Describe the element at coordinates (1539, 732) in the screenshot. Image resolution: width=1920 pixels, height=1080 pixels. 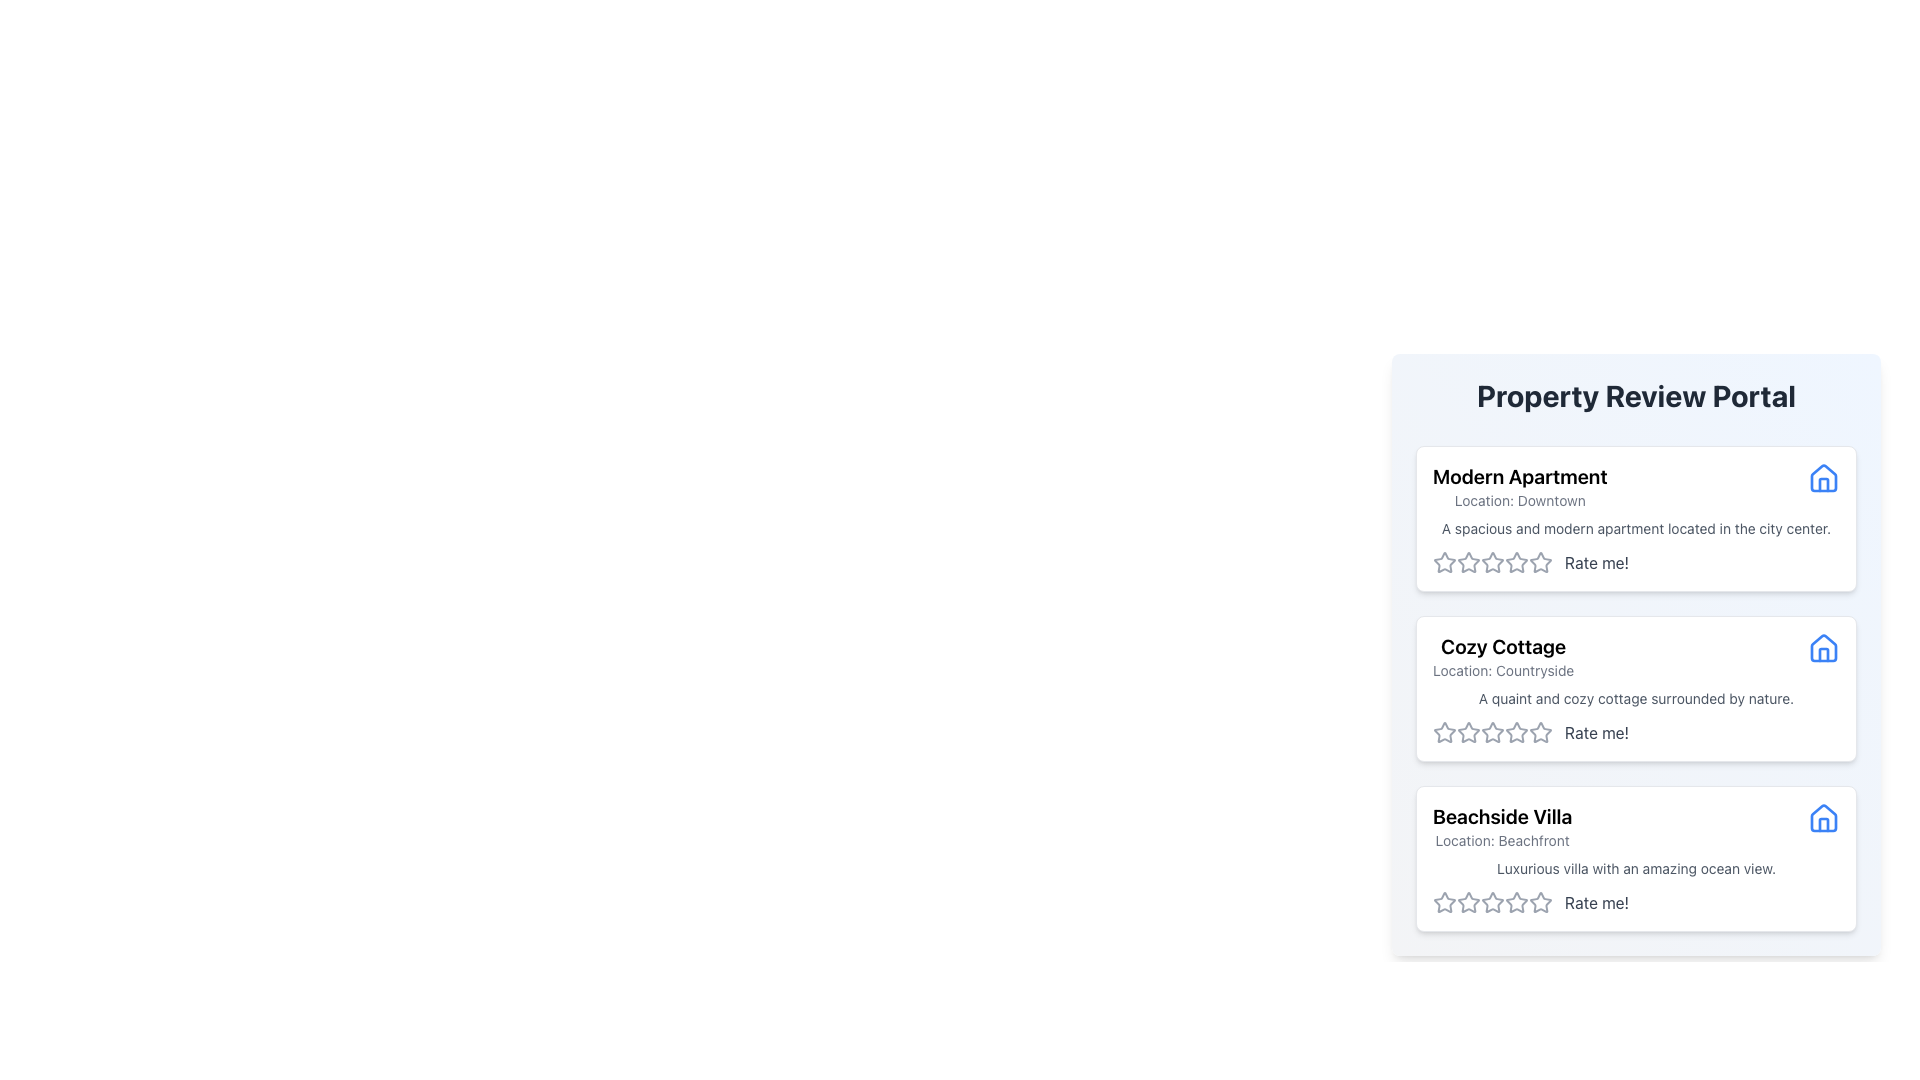
I see `the fourth star-shaped icon in the user rating system under the 'Cozy Cottage' review section` at that location.